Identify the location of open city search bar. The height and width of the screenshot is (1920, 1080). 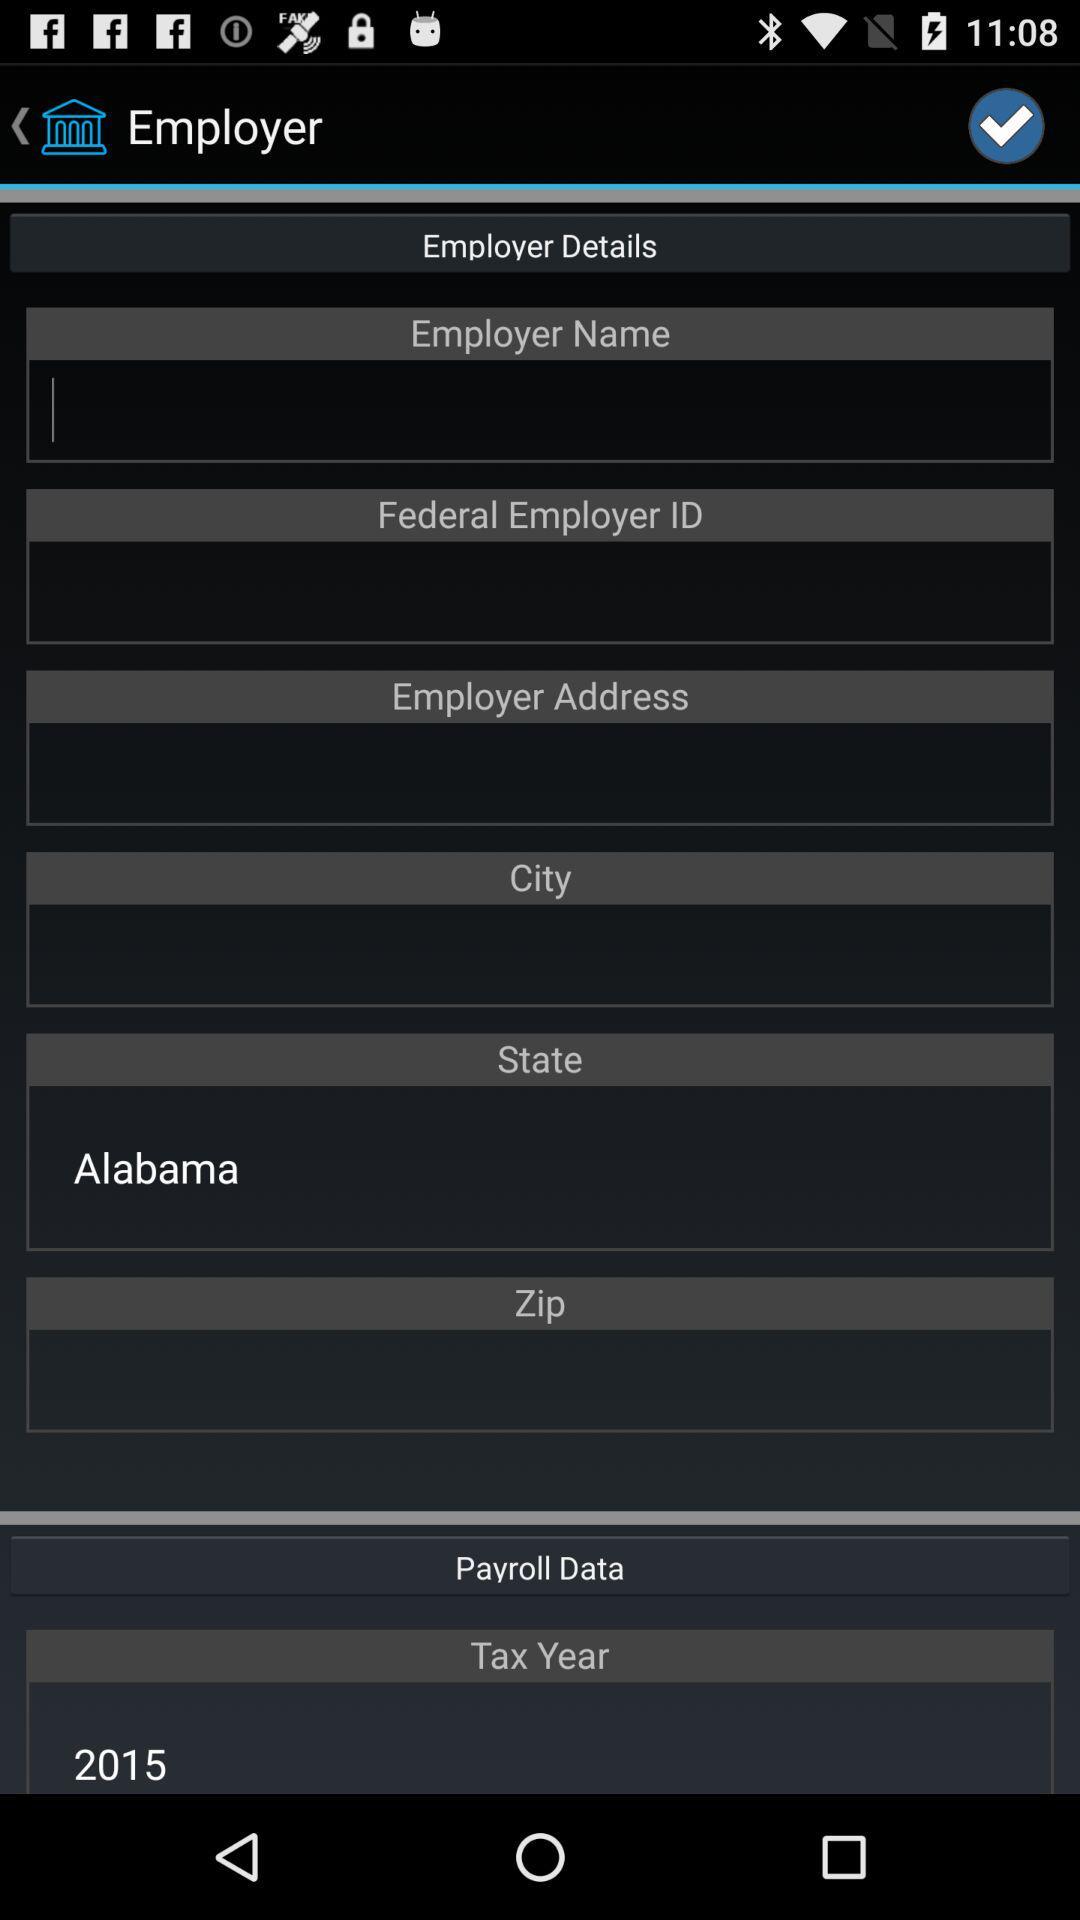
(540, 953).